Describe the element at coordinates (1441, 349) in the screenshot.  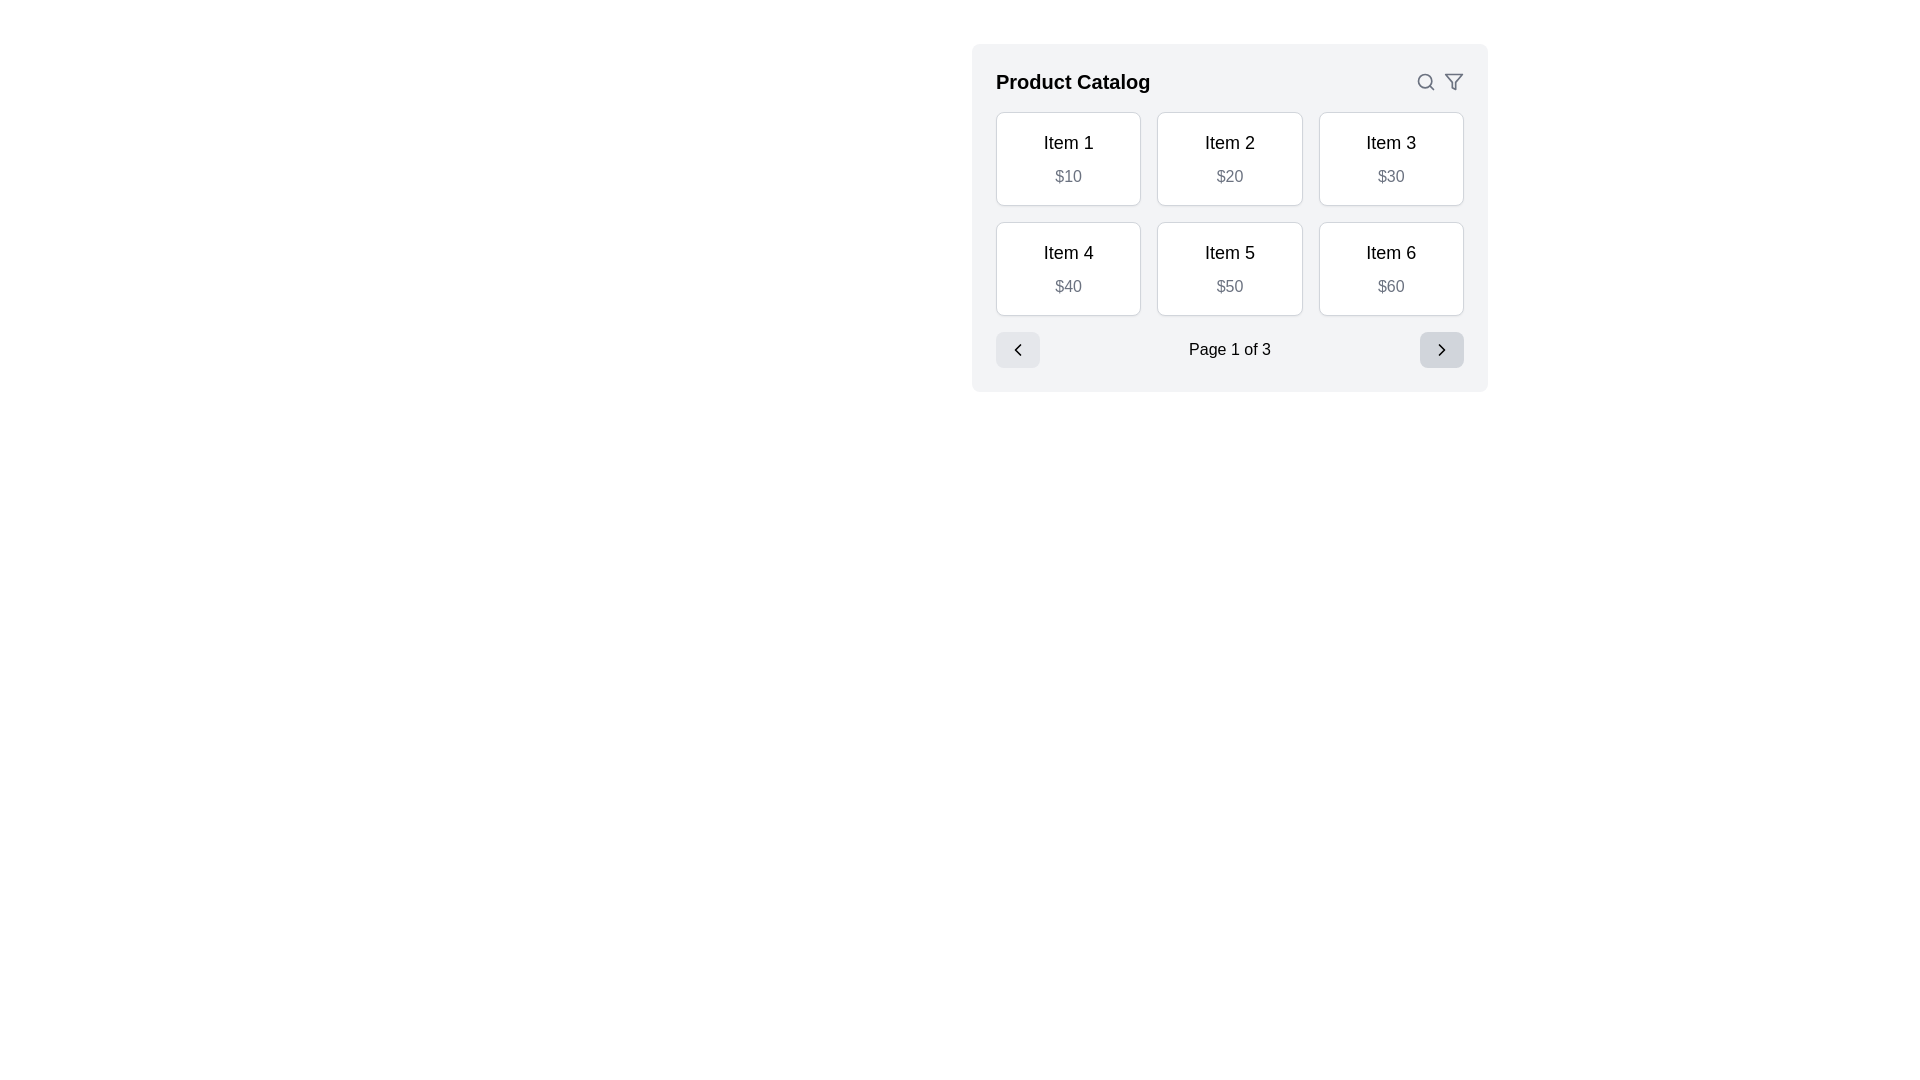
I see `the small right-facing chevron icon, which is black and part of an SVG element, located at the bottom-right corner of the interface` at that location.